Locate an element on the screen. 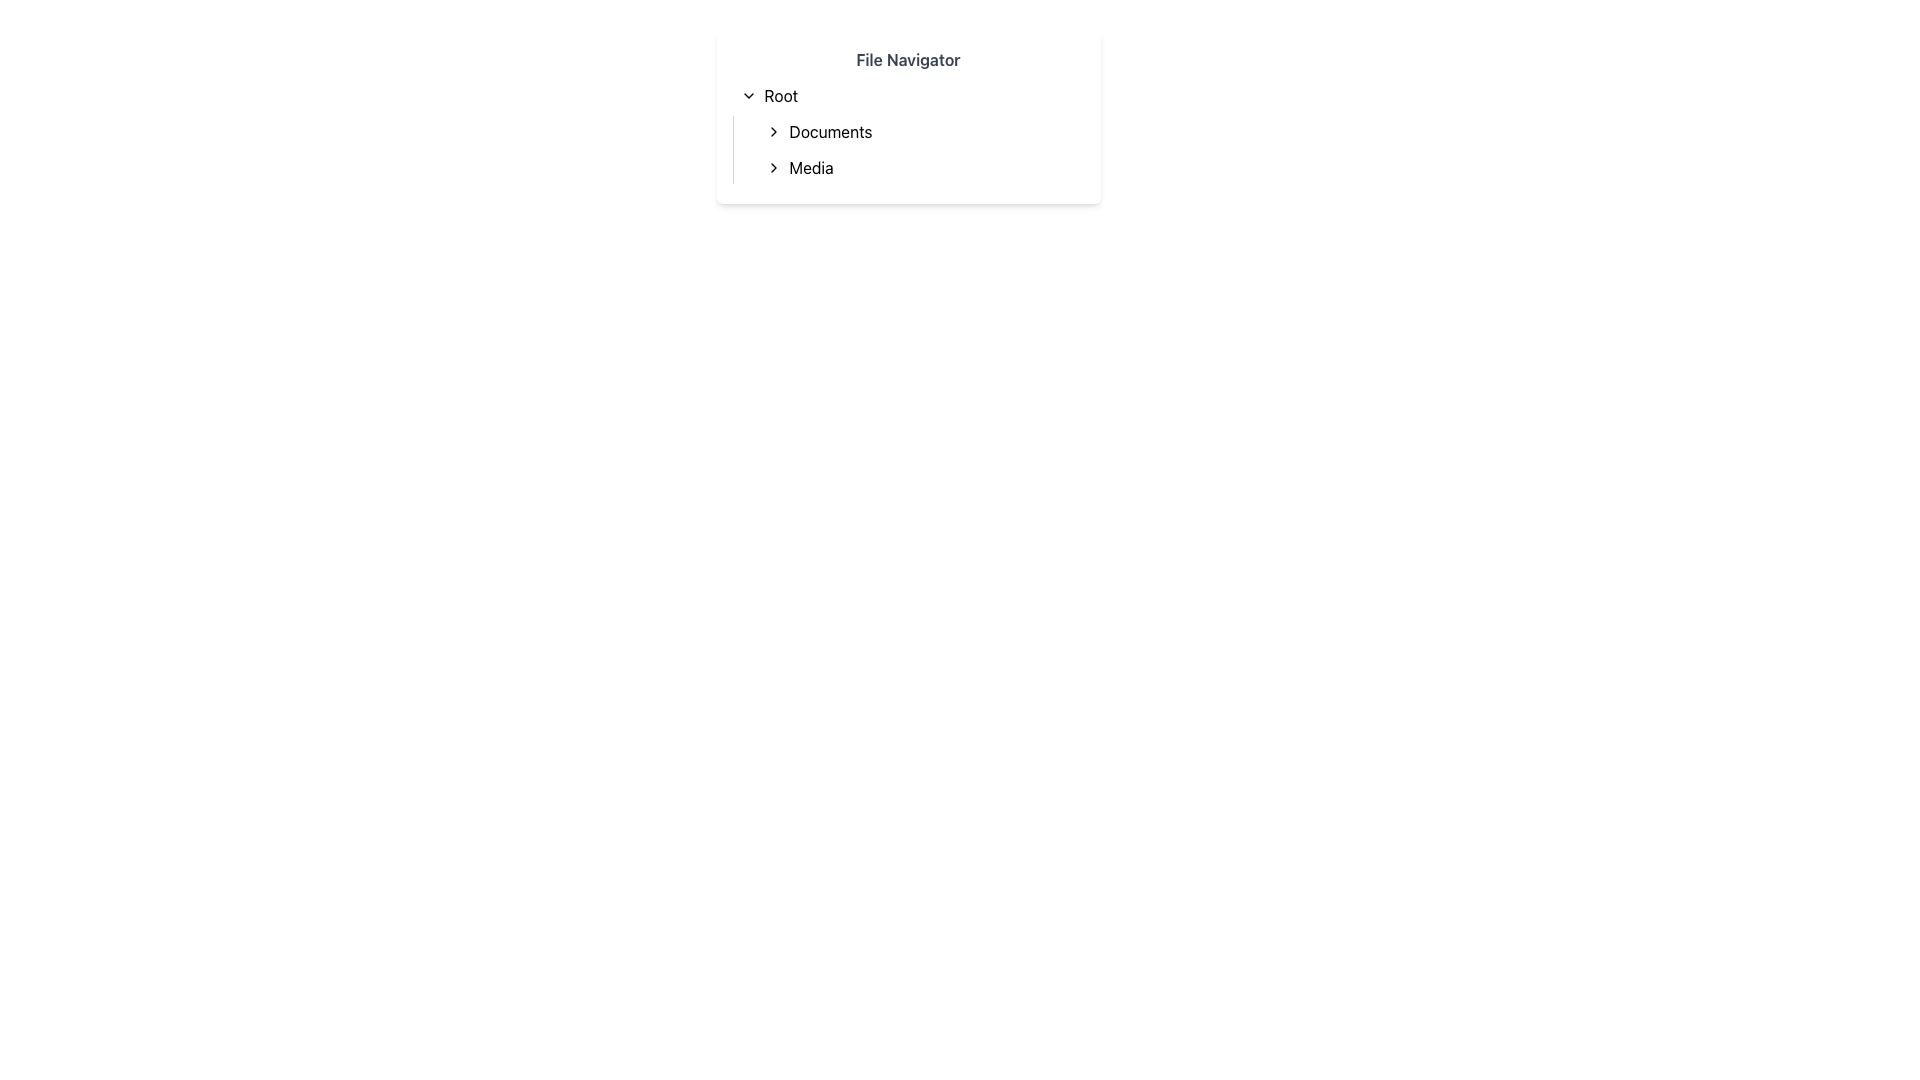  the 'Media' label is located at coordinates (811, 167).